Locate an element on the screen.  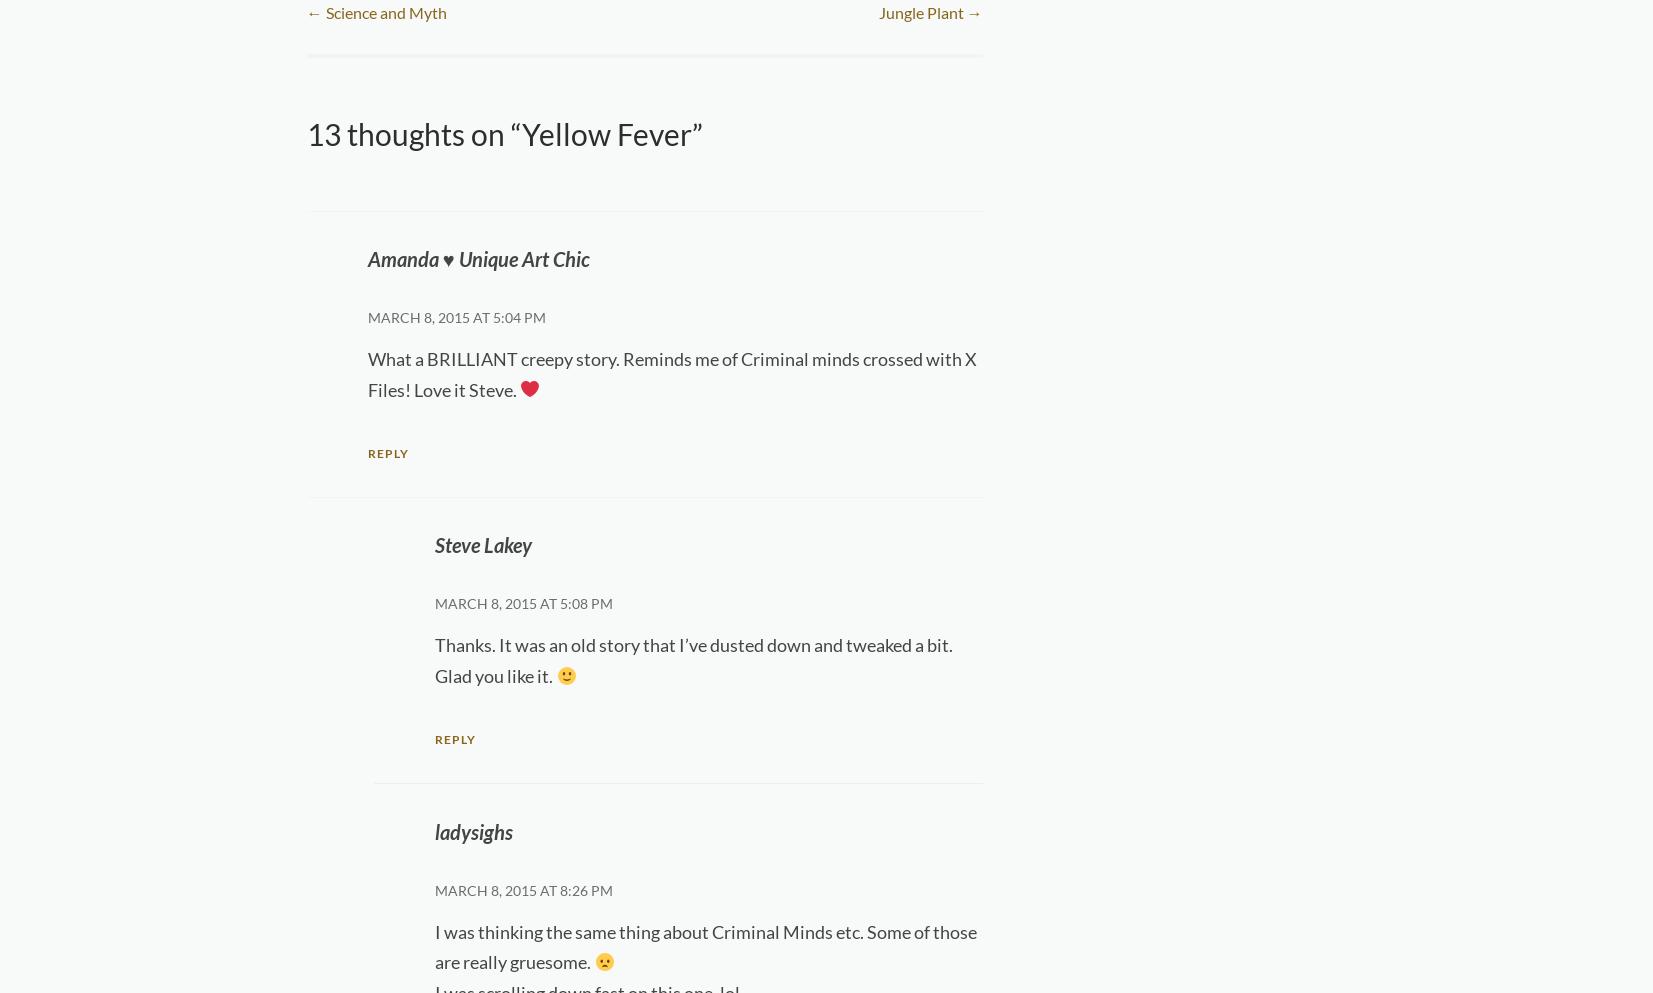
'Steve Lakey' is located at coordinates (482, 543).